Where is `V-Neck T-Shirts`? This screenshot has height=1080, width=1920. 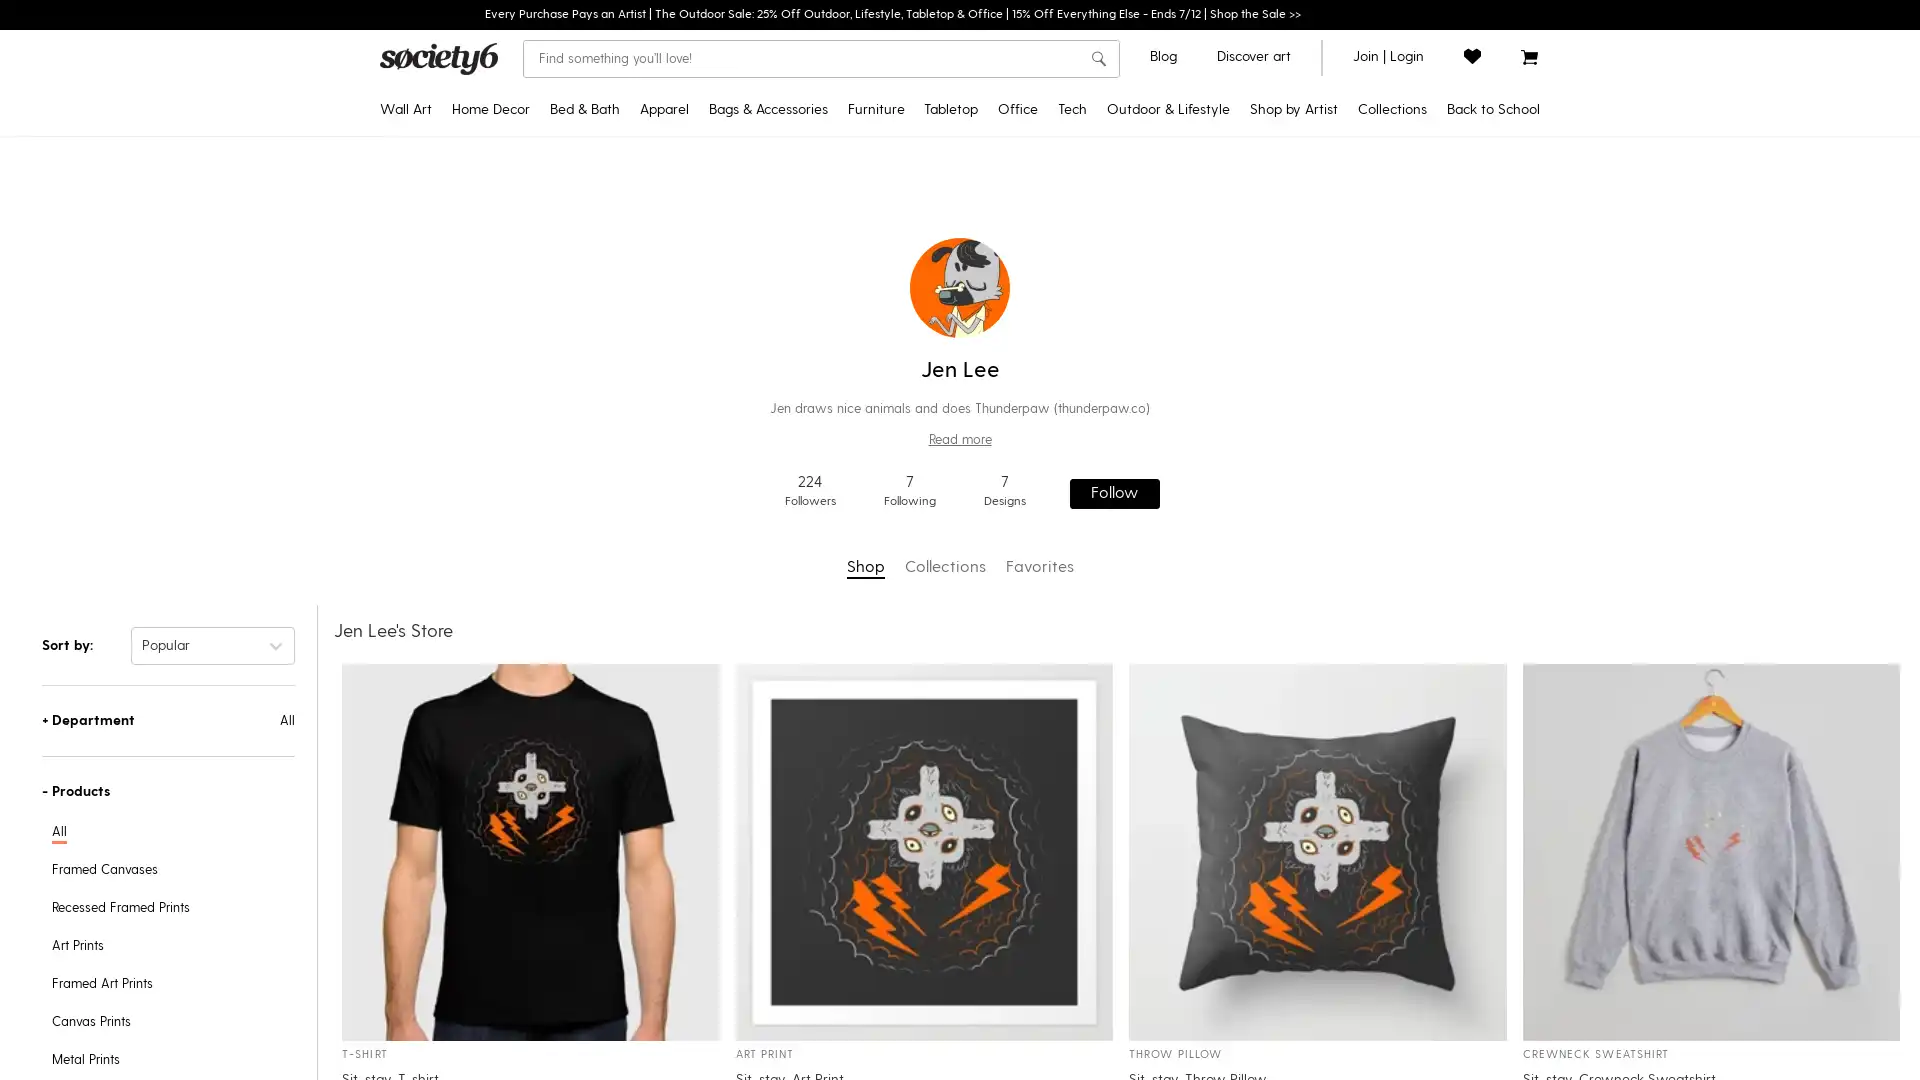 V-Neck T-Shirts is located at coordinates (726, 320).